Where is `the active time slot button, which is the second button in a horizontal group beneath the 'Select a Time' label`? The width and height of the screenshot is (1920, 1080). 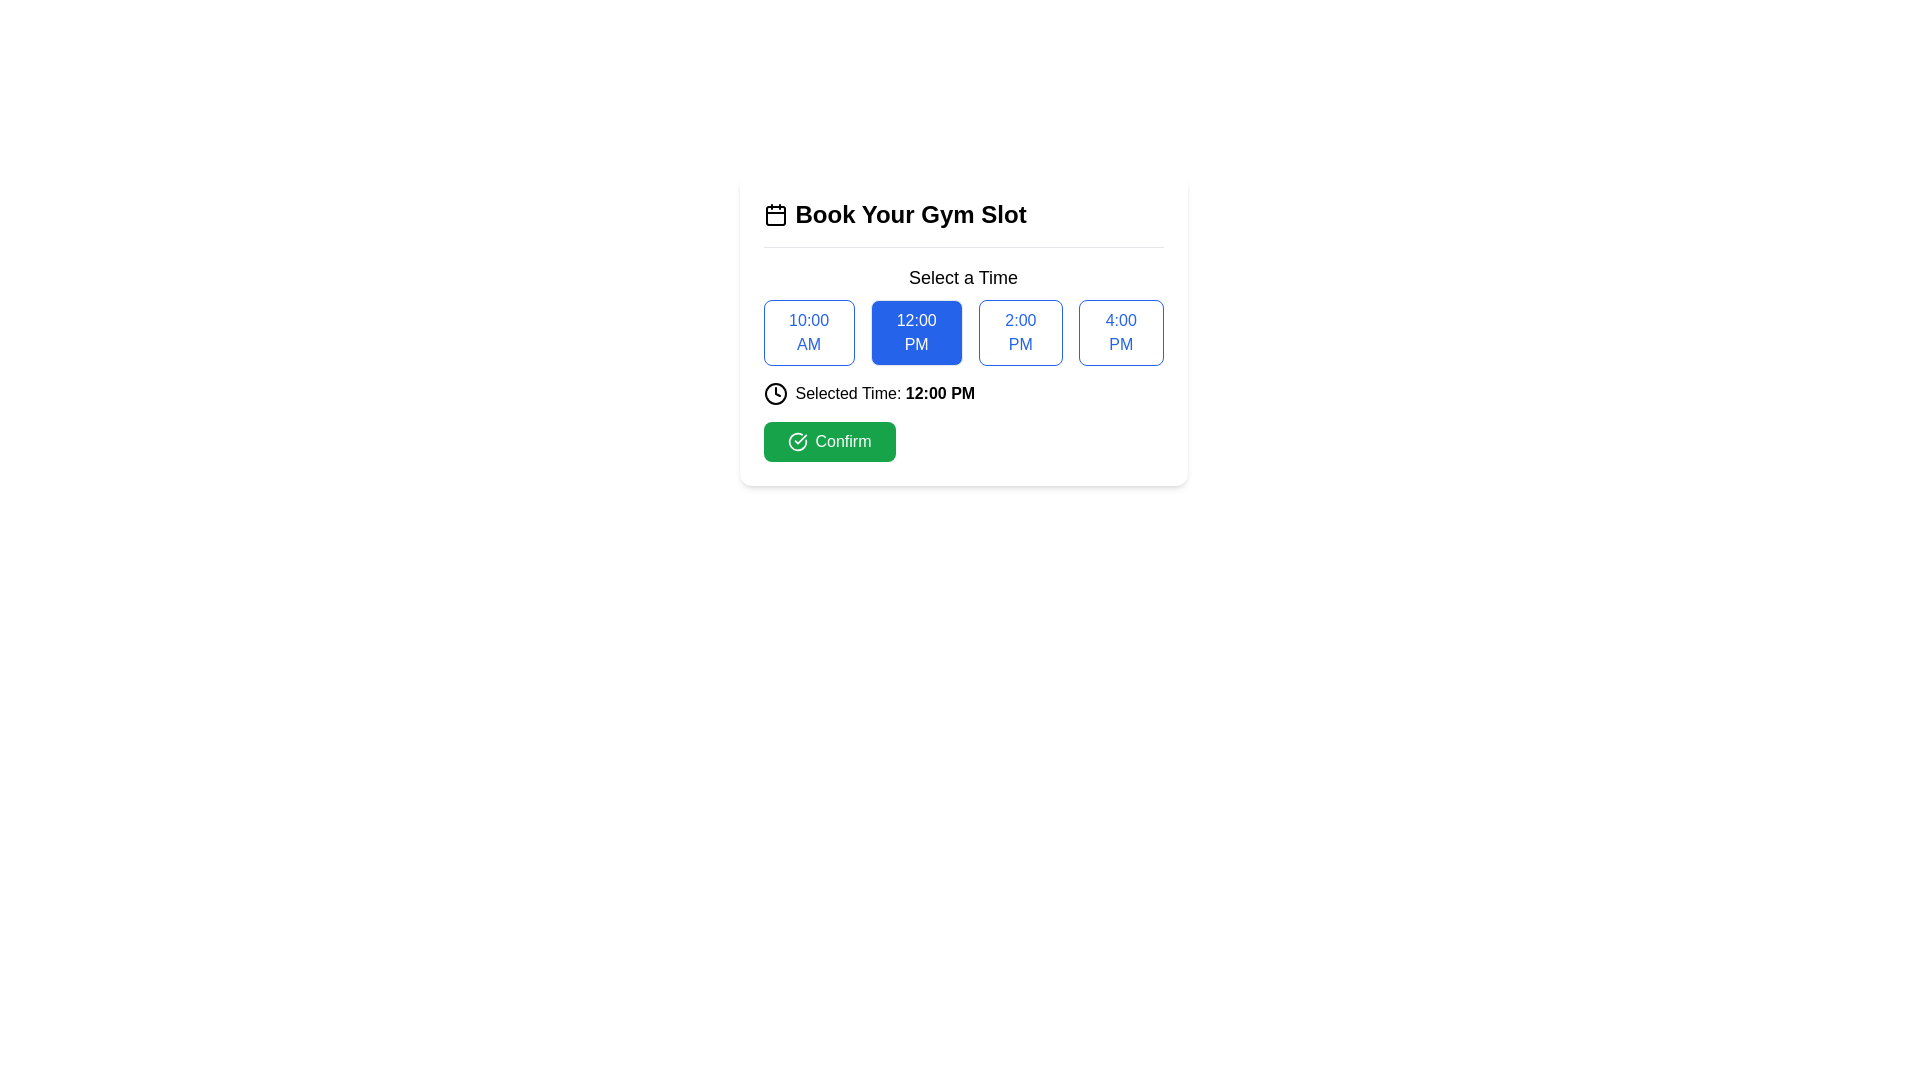 the active time slot button, which is the second button in a horizontal group beneath the 'Select a Time' label is located at coordinates (963, 331).